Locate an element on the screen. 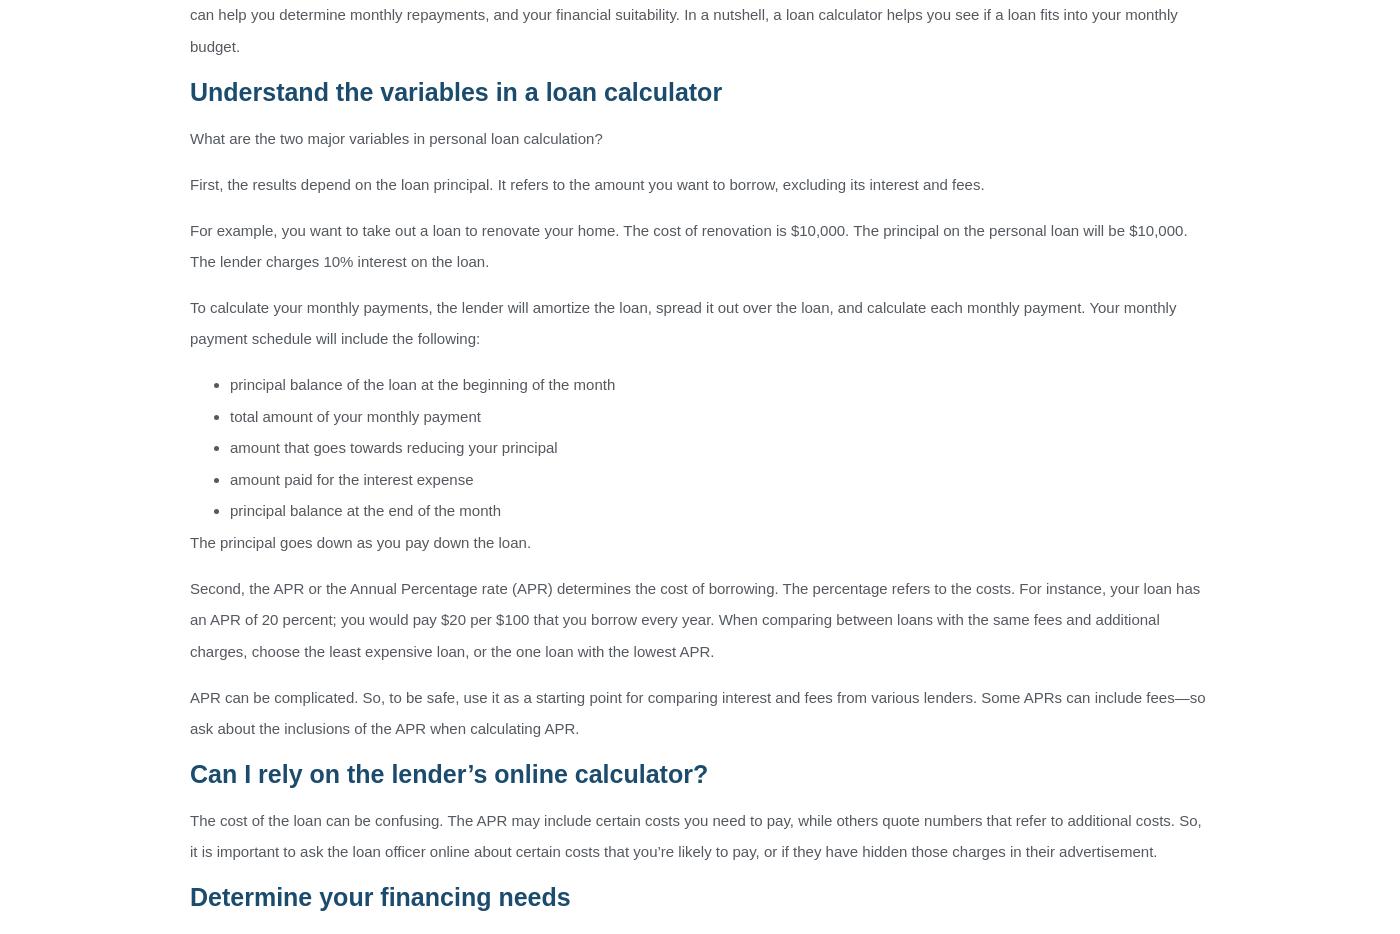  'First, the results depend on the loan principal. It refers to the amount you want to borrow, excluding its interest and fees.' is located at coordinates (587, 183).